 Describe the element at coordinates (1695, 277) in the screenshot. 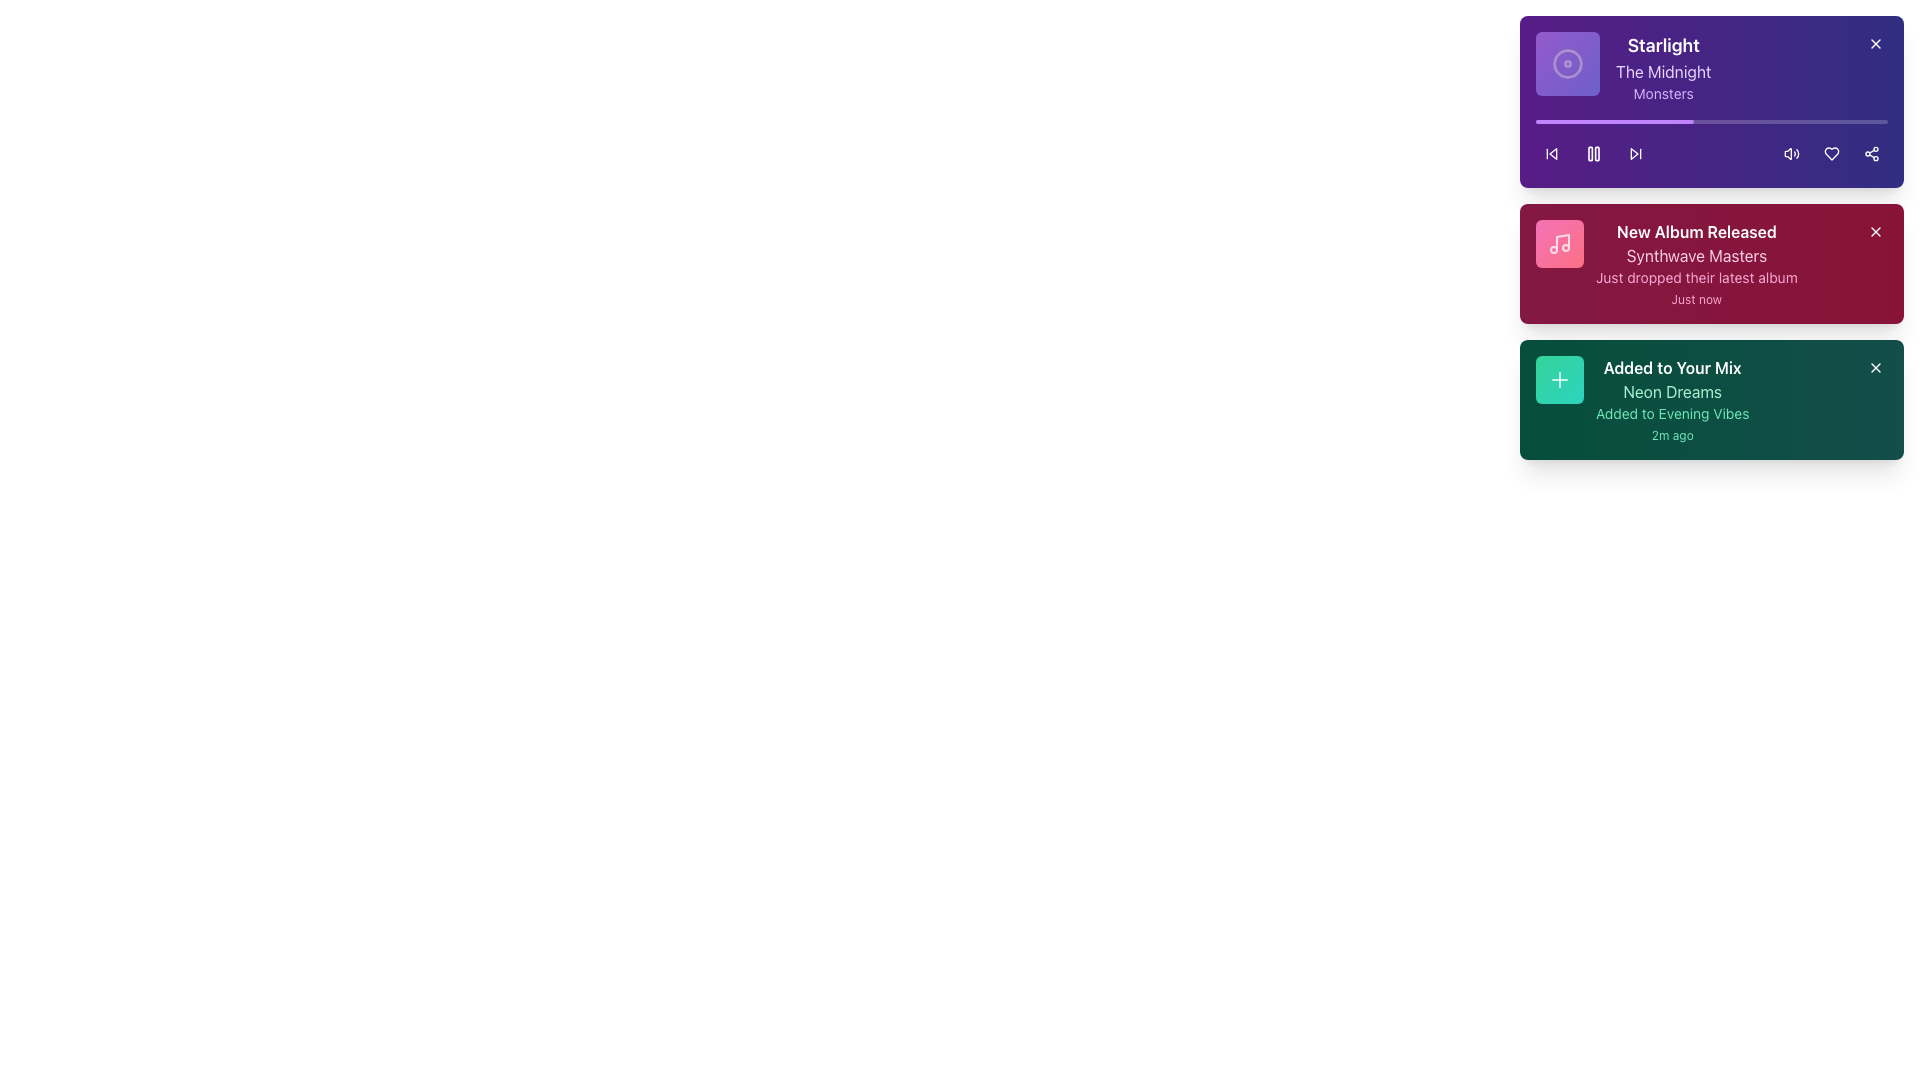

I see `the Text label displaying 'Just dropped their latest album' in light pink, positioned below 'Synthwave Masters' and above 'Just now'` at that location.